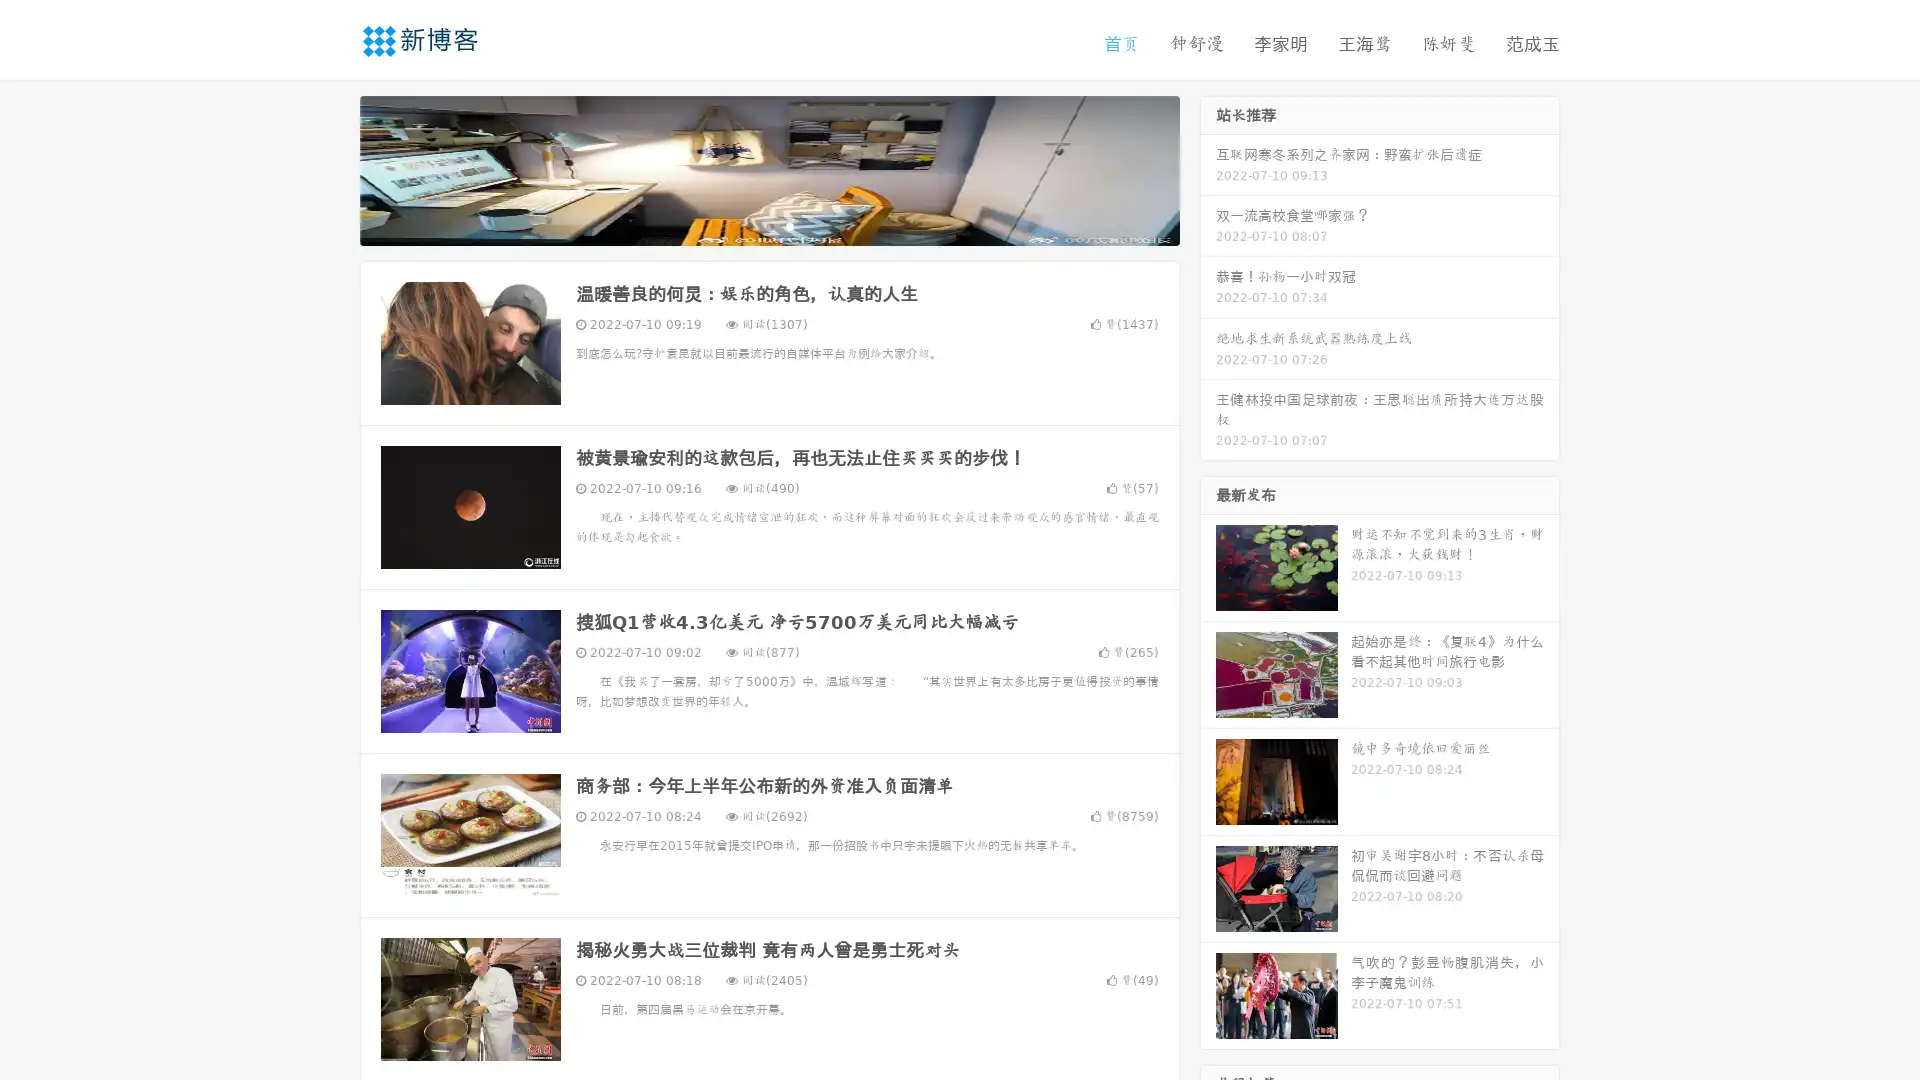 This screenshot has width=1920, height=1080. Describe the element at coordinates (1208, 168) in the screenshot. I see `Next slide` at that location.